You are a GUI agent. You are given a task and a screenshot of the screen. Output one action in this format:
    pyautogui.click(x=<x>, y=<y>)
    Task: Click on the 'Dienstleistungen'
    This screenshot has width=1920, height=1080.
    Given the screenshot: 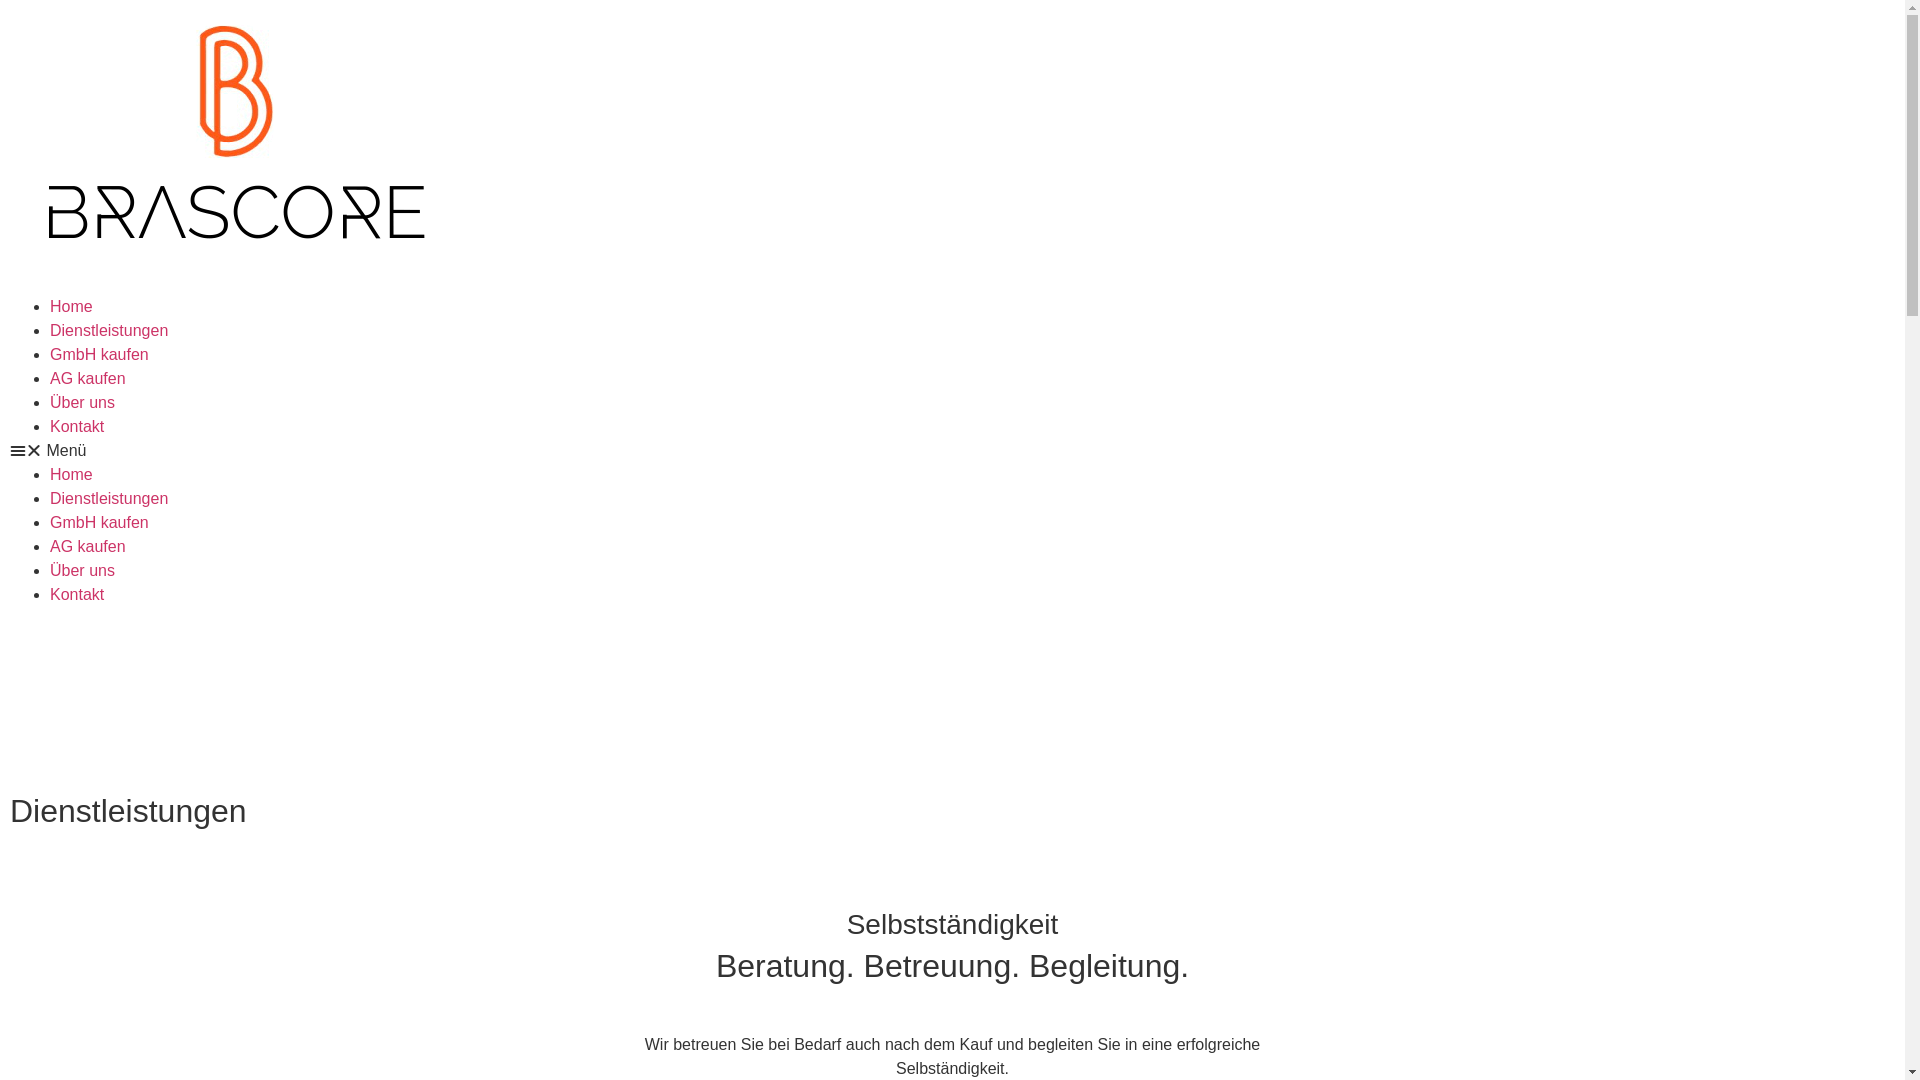 What is the action you would take?
    pyautogui.click(x=108, y=497)
    